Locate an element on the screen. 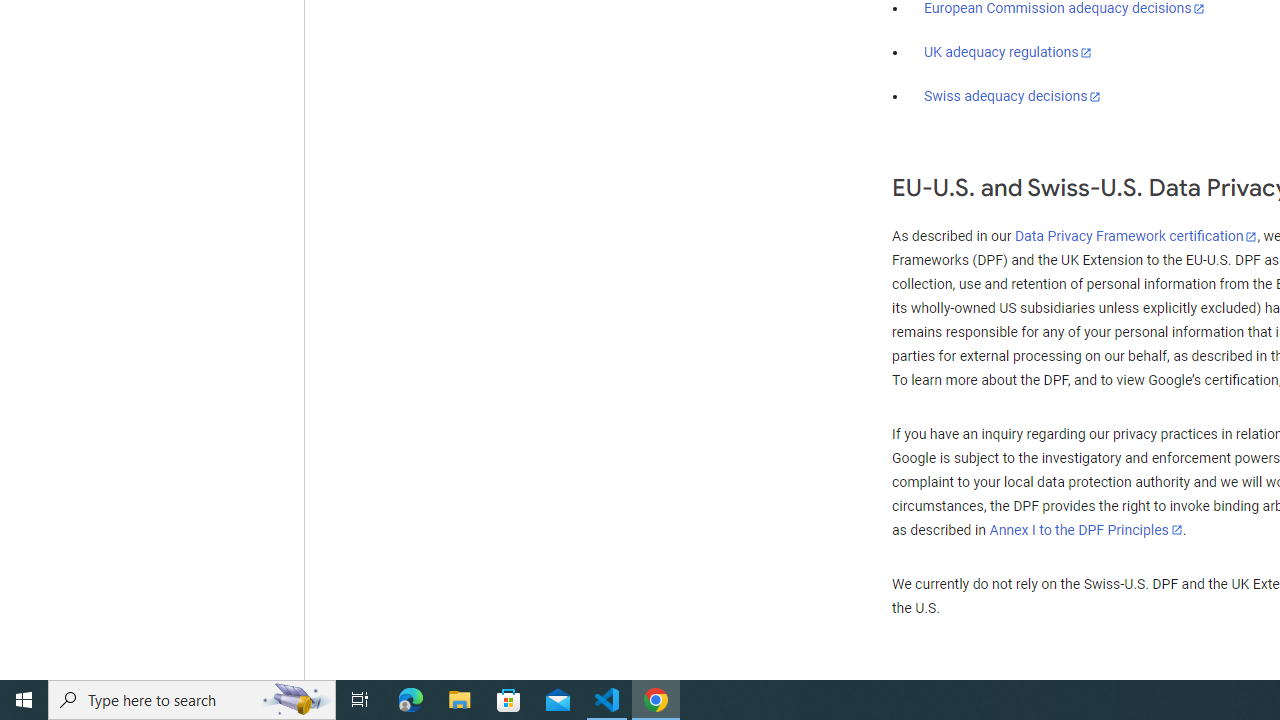 This screenshot has height=720, width=1280. 'Annex I to the DPF Principles' is located at coordinates (1085, 529).